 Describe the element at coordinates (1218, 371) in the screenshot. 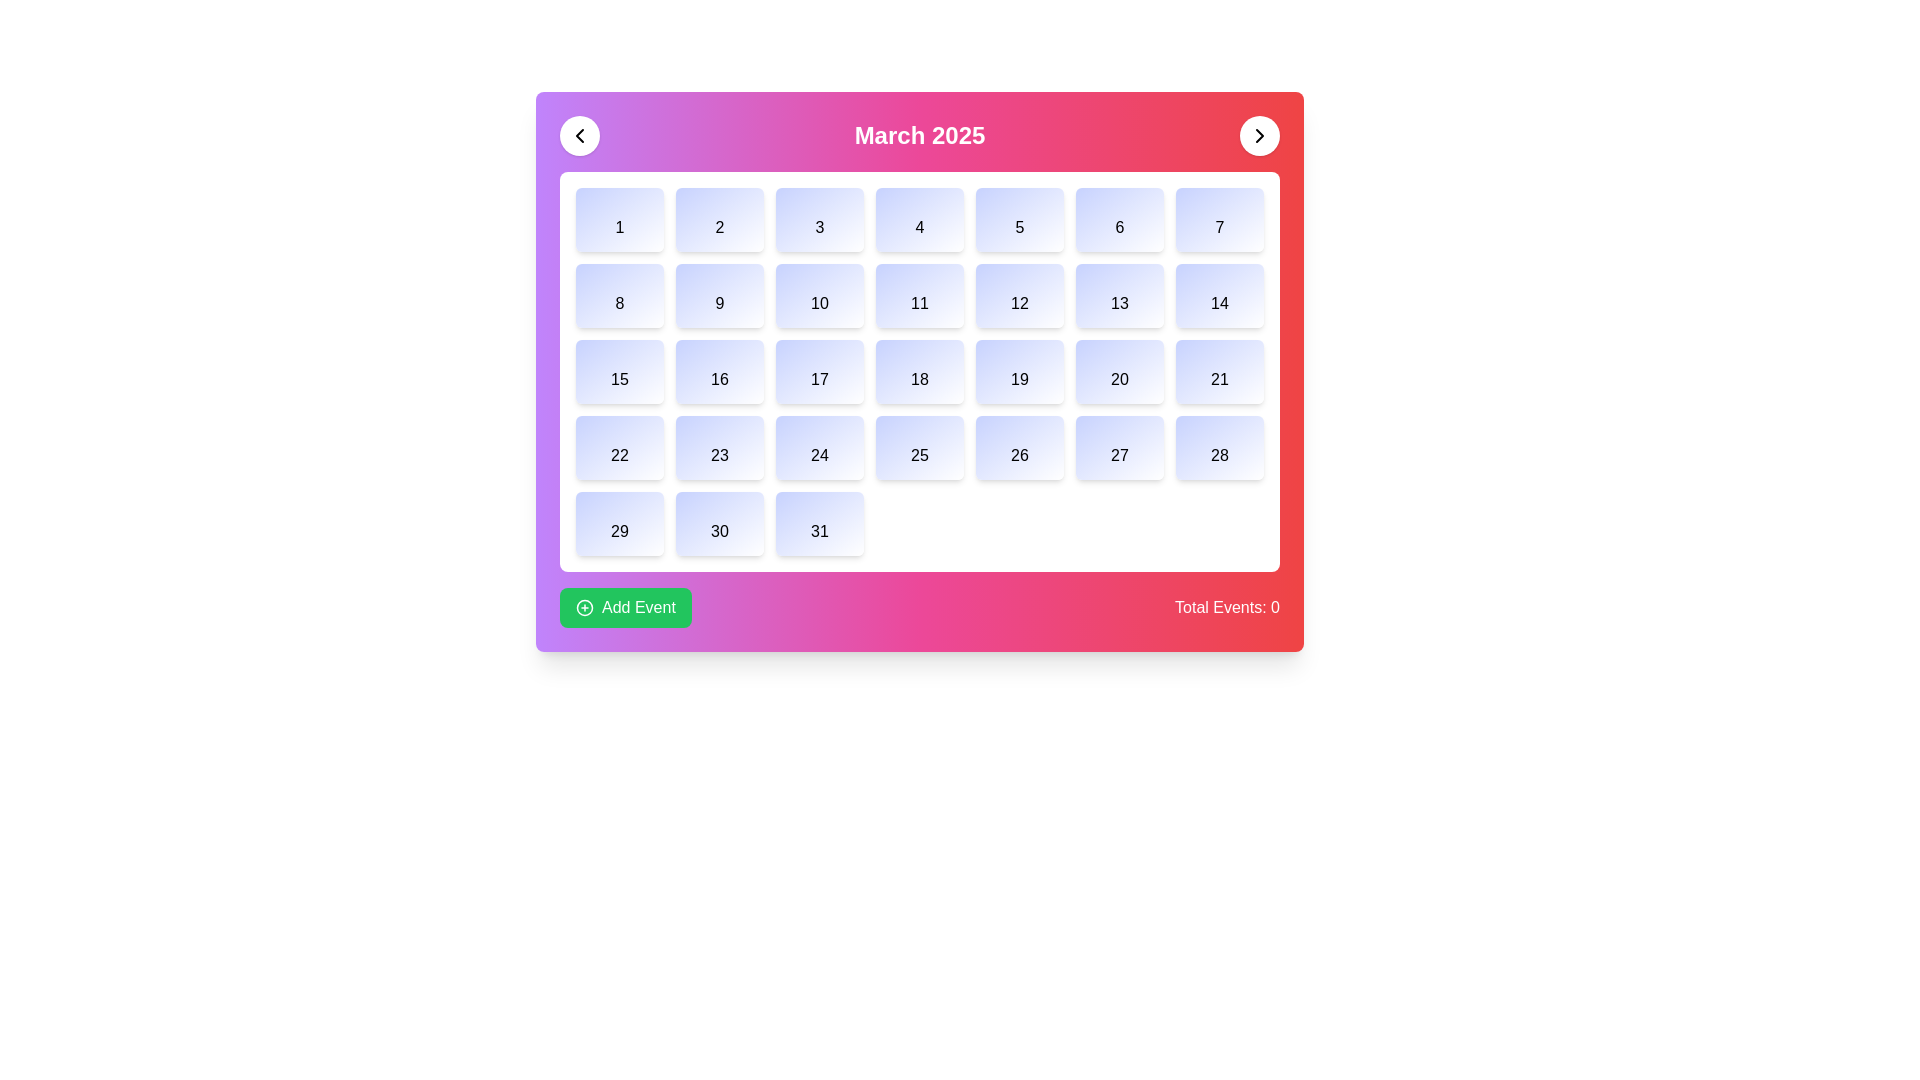

I see `the button representing the 21st day in the monthly calendar interface` at that location.